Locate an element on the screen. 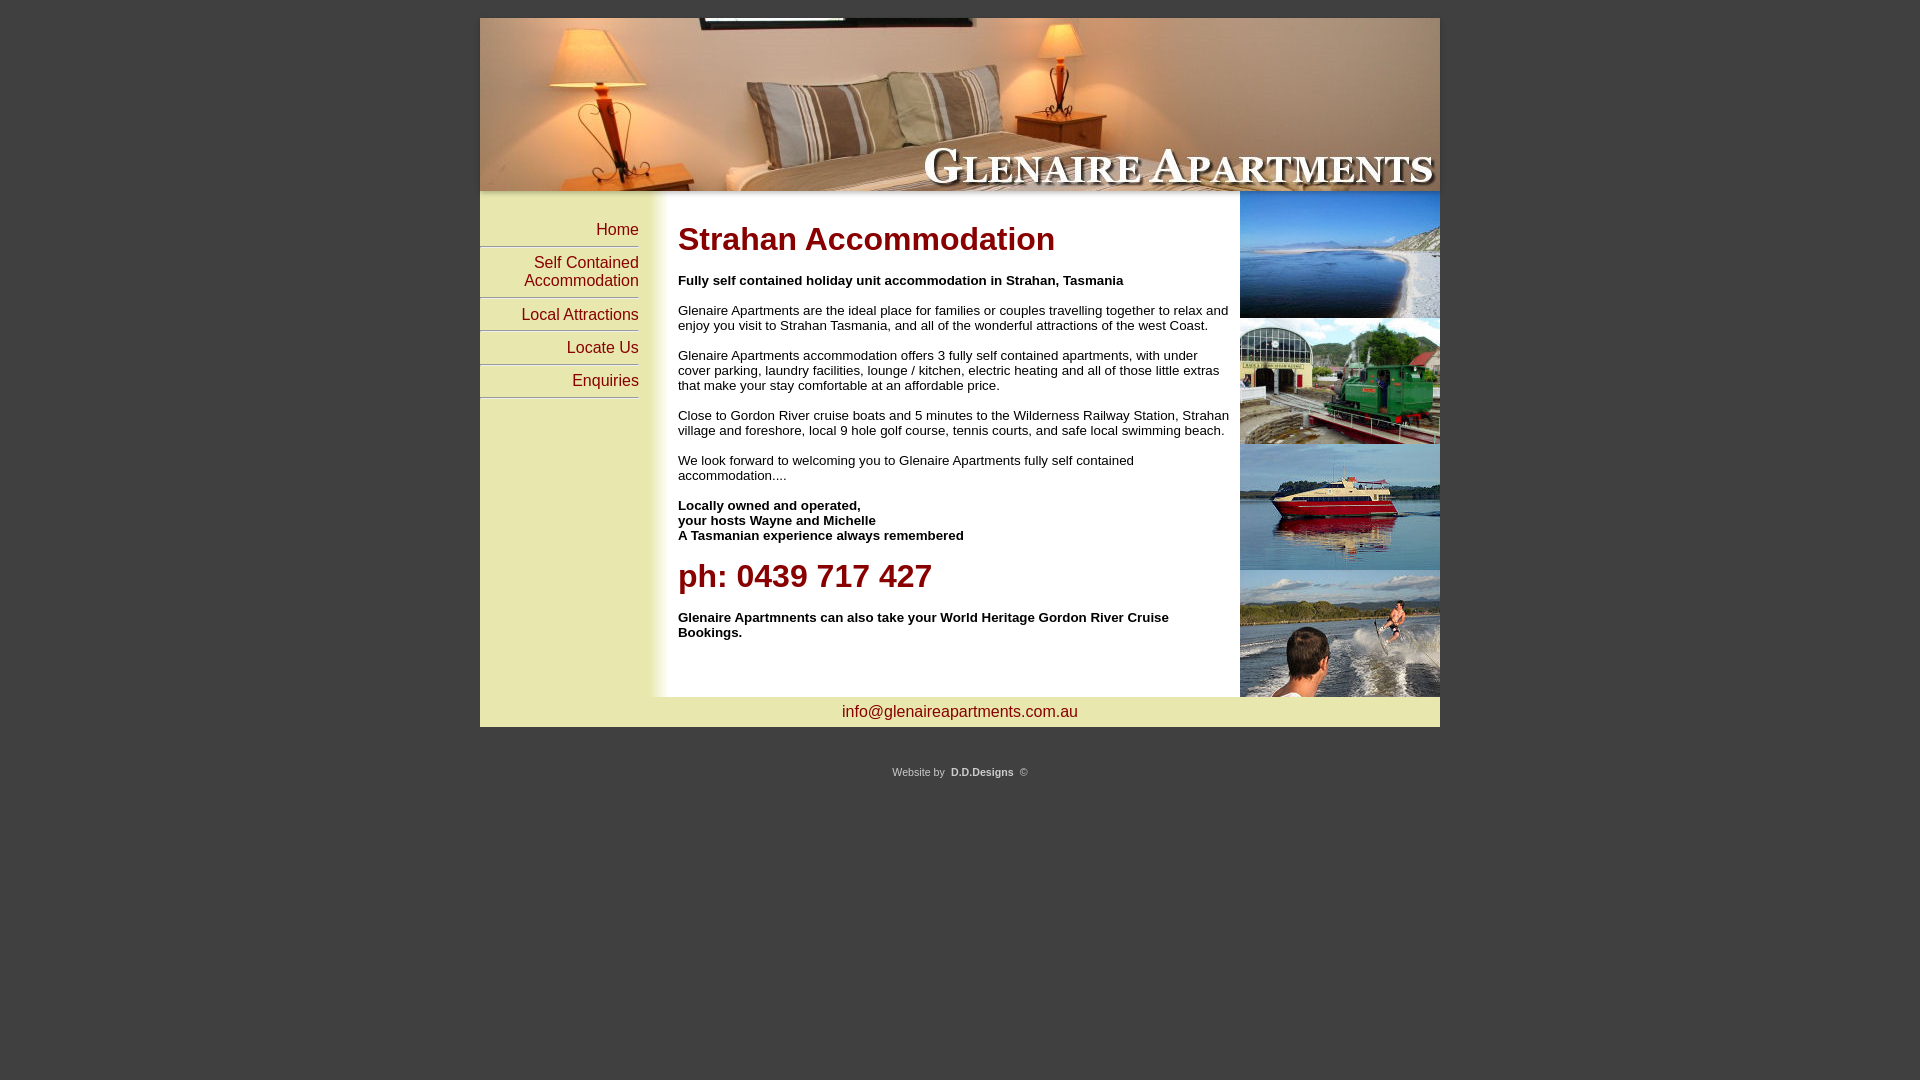  'Locate Us' is located at coordinates (602, 346).